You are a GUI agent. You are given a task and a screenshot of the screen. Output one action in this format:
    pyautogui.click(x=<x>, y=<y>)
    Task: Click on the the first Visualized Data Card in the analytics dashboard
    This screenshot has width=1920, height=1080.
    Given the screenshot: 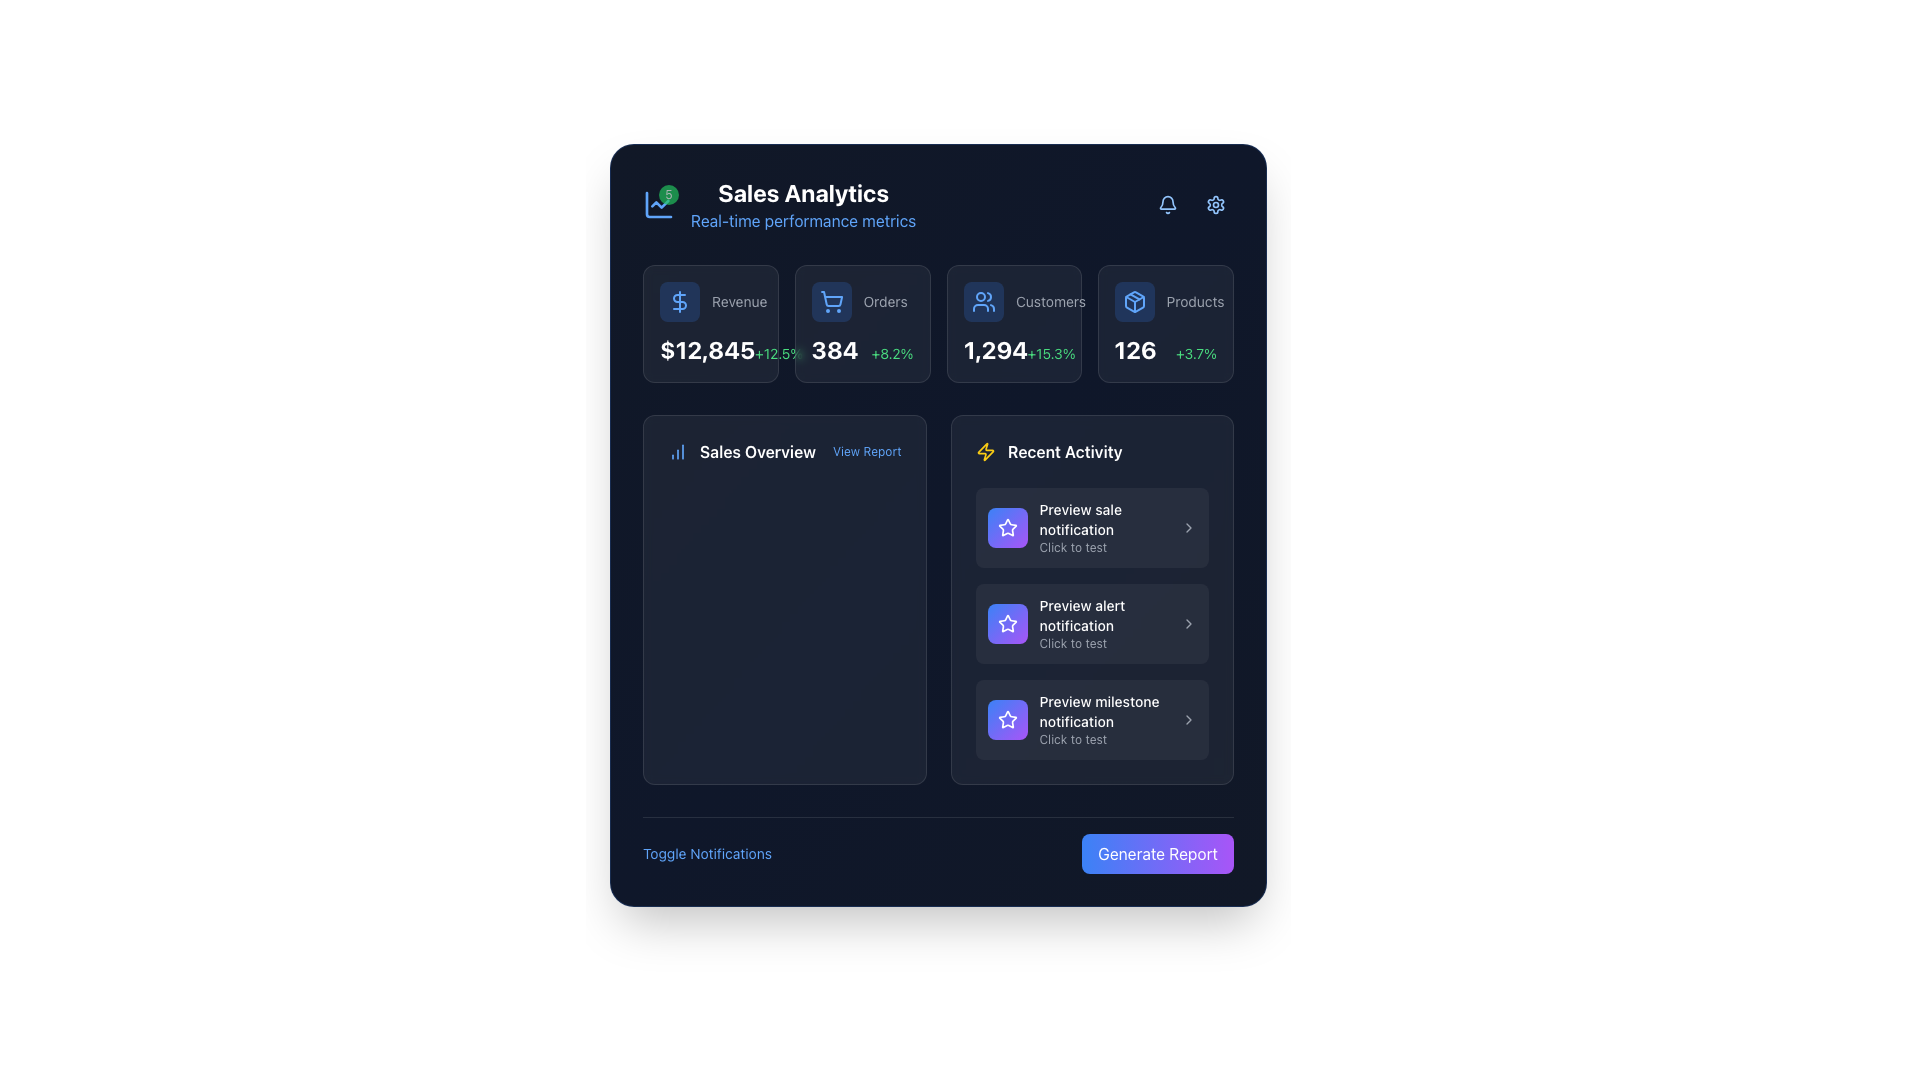 What is the action you would take?
    pyautogui.click(x=710, y=323)
    